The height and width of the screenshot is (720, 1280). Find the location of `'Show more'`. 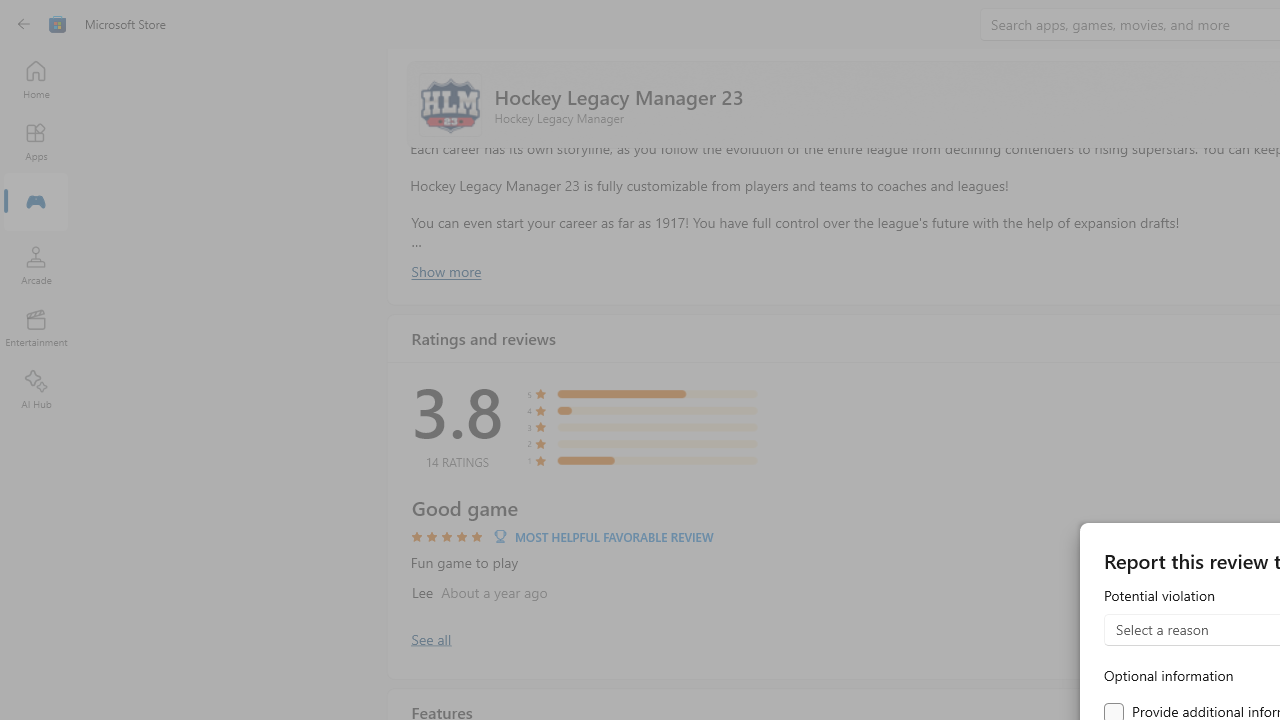

'Show more' is located at coordinates (444, 271).